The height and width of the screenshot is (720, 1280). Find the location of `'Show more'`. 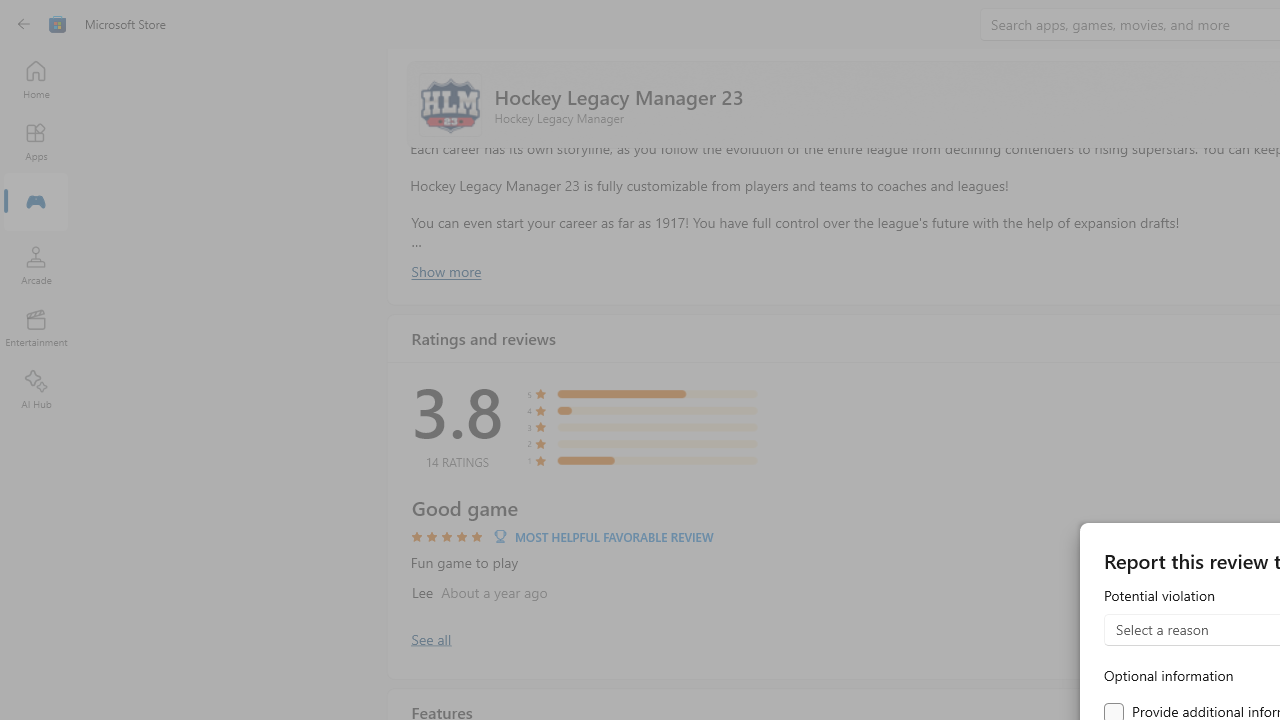

'Show more' is located at coordinates (444, 271).